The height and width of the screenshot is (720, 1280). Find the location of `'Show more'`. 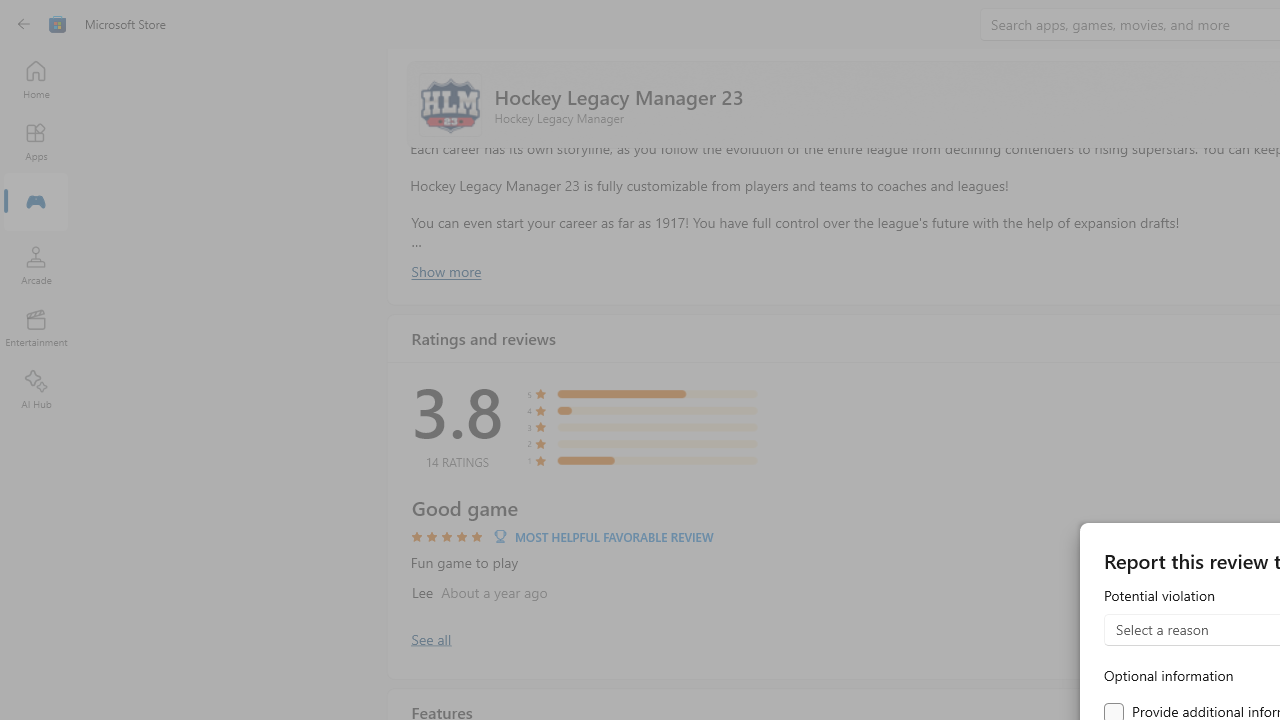

'Show more' is located at coordinates (444, 271).